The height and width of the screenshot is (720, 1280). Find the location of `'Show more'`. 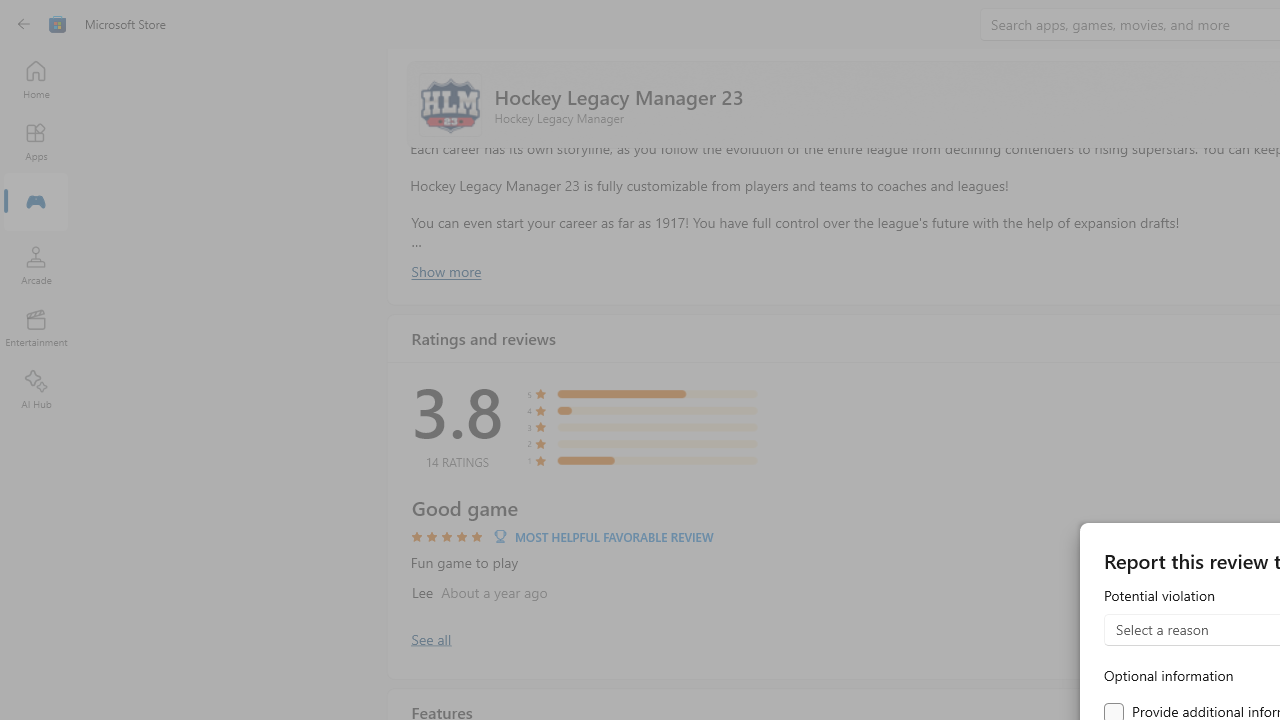

'Show more' is located at coordinates (444, 271).